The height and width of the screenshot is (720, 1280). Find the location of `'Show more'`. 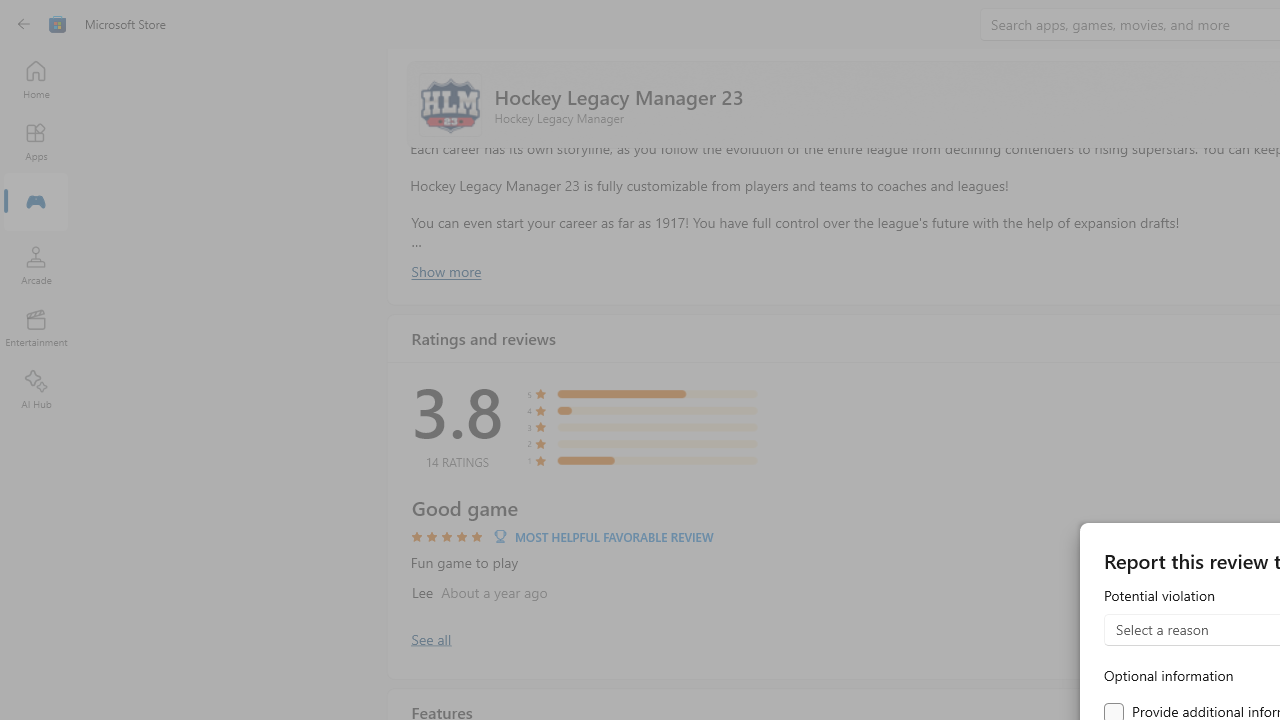

'Show more' is located at coordinates (444, 271).